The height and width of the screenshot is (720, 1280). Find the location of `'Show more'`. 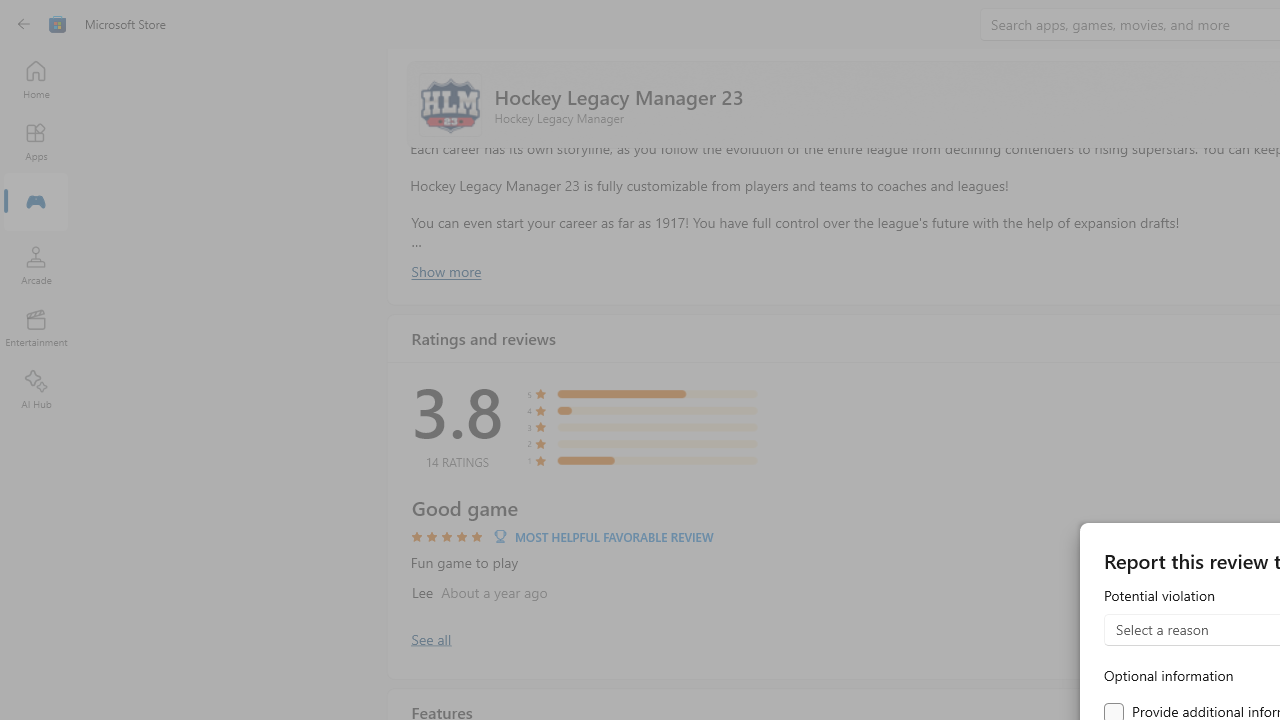

'Show more' is located at coordinates (444, 271).